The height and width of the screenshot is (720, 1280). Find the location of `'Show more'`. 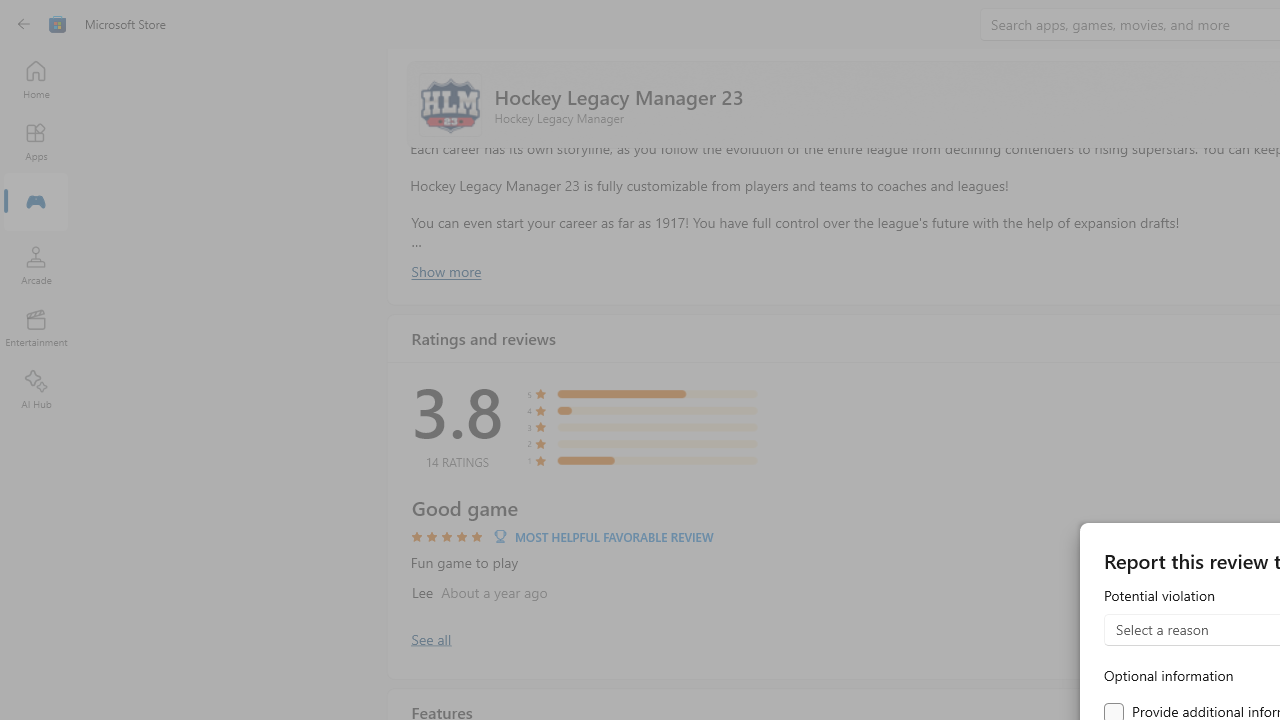

'Show more' is located at coordinates (444, 271).